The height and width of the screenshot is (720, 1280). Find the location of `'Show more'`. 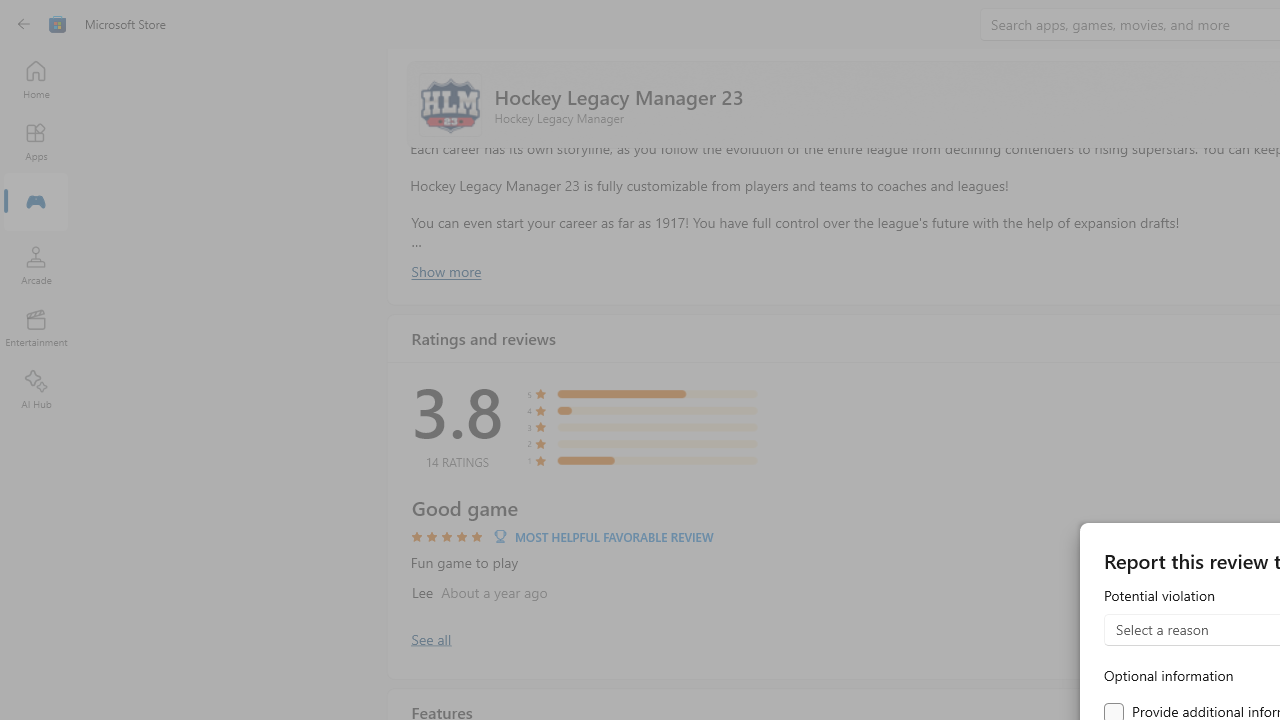

'Show more' is located at coordinates (444, 271).